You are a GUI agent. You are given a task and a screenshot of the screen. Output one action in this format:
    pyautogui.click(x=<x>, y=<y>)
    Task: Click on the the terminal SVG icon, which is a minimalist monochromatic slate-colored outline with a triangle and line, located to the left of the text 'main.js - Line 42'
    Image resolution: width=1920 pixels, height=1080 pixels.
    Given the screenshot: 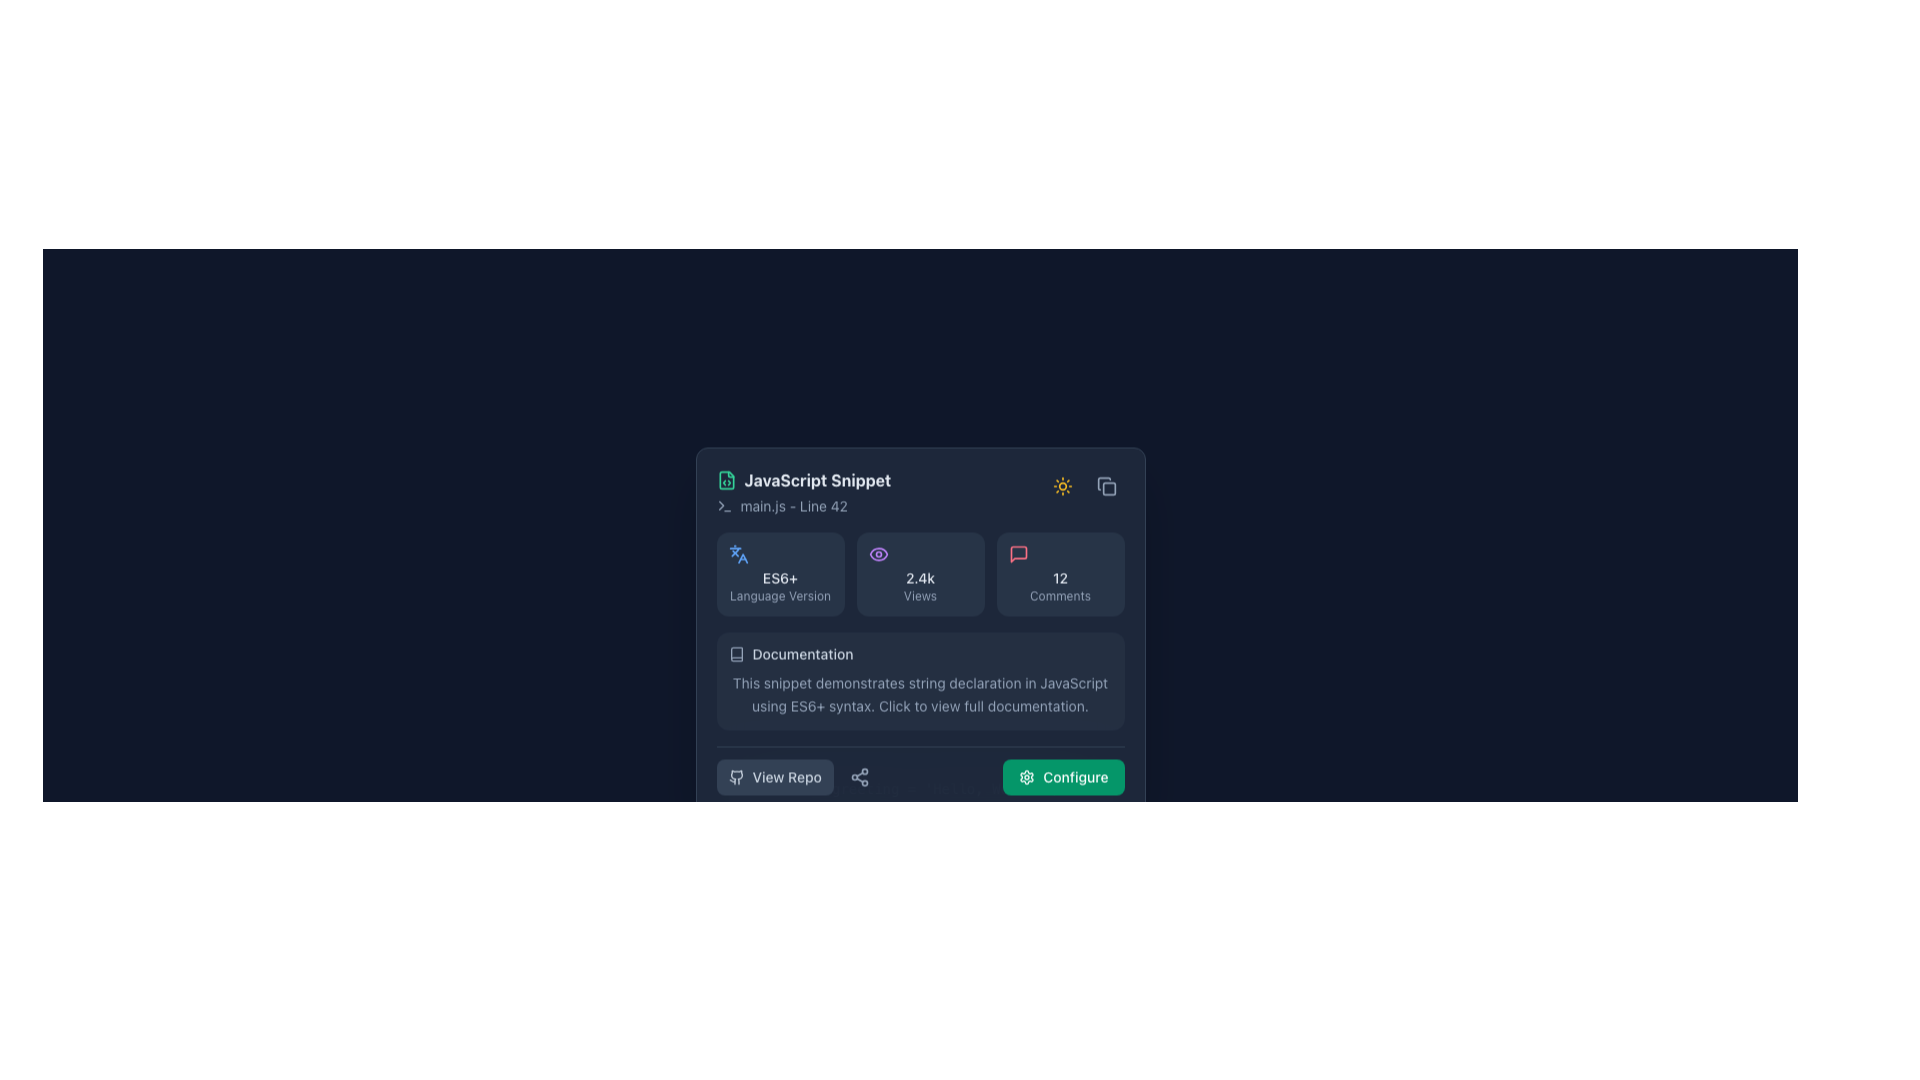 What is the action you would take?
    pyautogui.click(x=723, y=505)
    